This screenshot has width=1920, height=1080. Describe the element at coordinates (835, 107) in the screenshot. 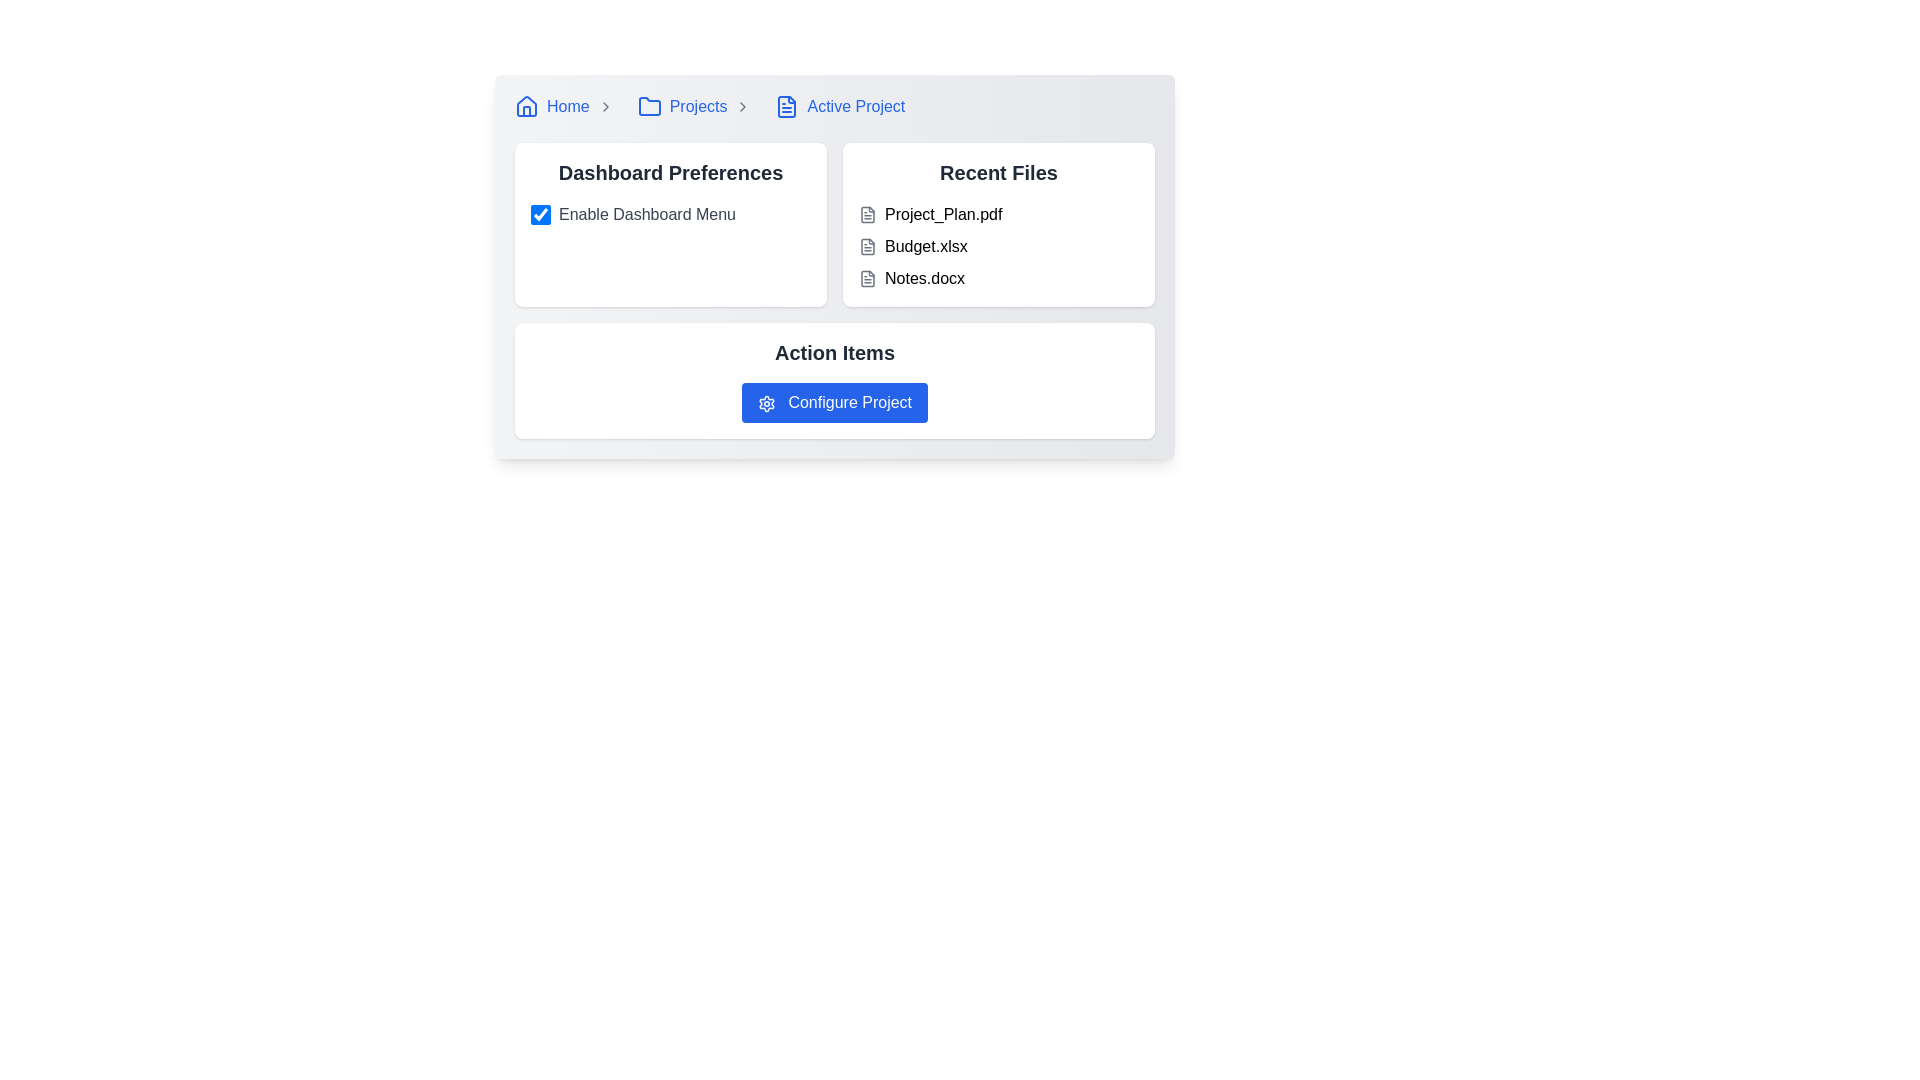

I see `the 'Active Project' step in the Breadcrumb Navigation Bar` at that location.